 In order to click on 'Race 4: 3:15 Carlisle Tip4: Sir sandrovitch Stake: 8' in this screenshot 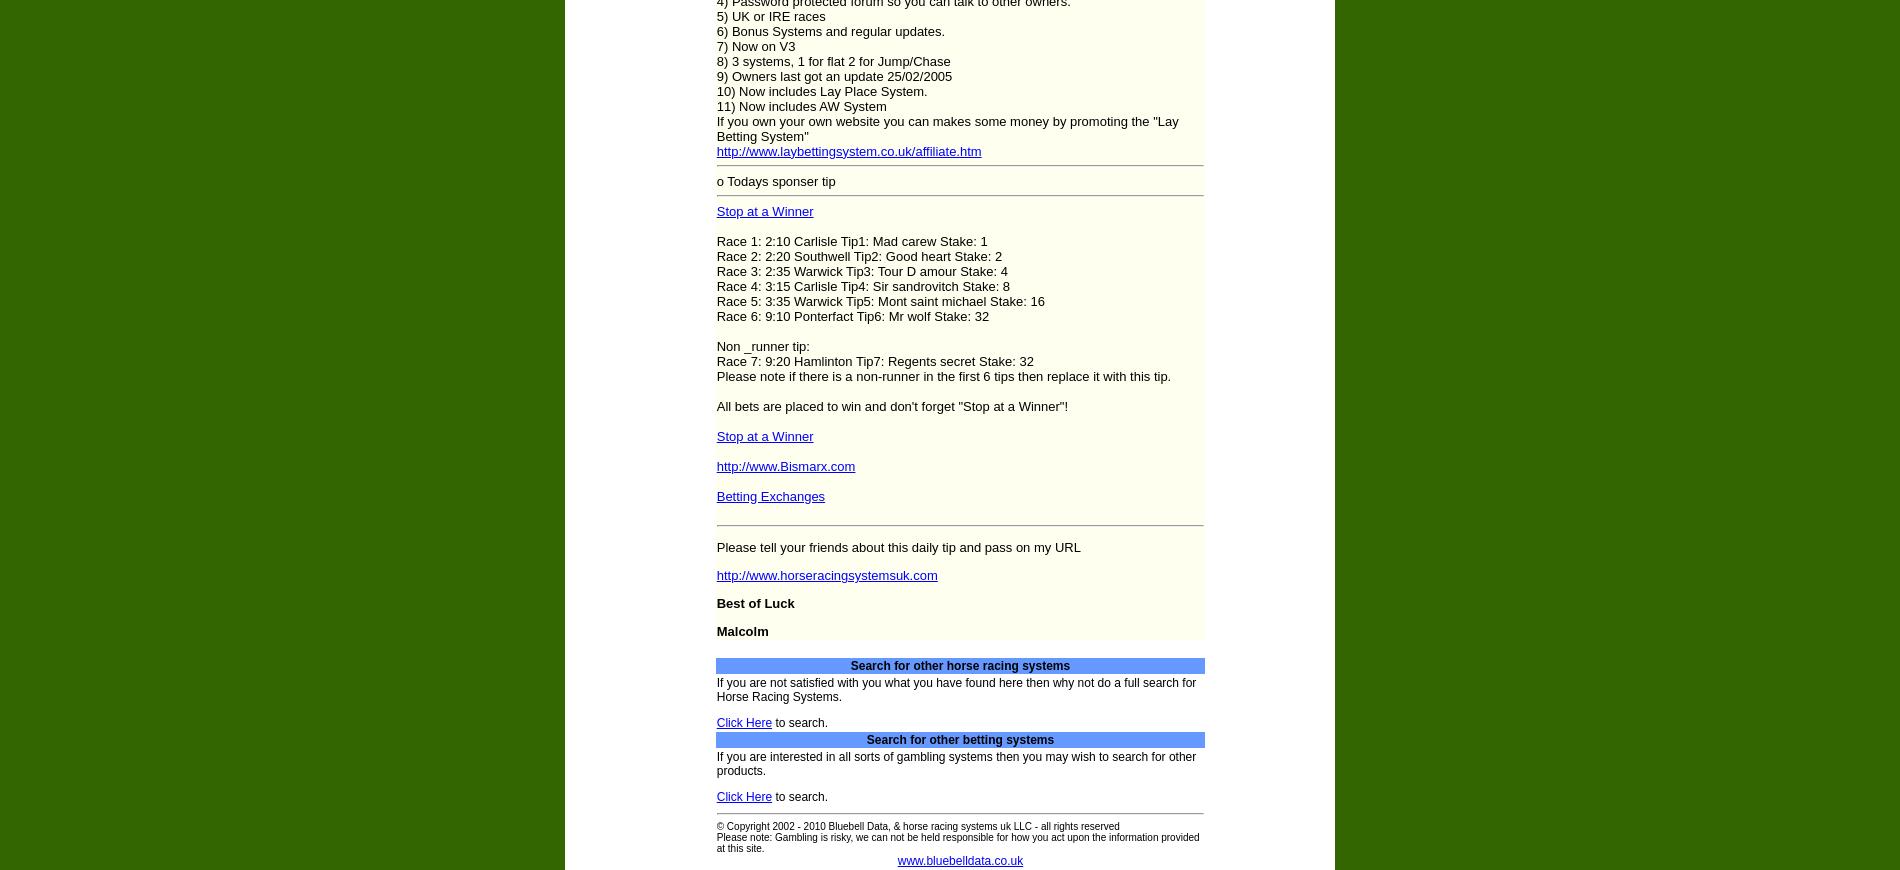, I will do `click(861, 285)`.